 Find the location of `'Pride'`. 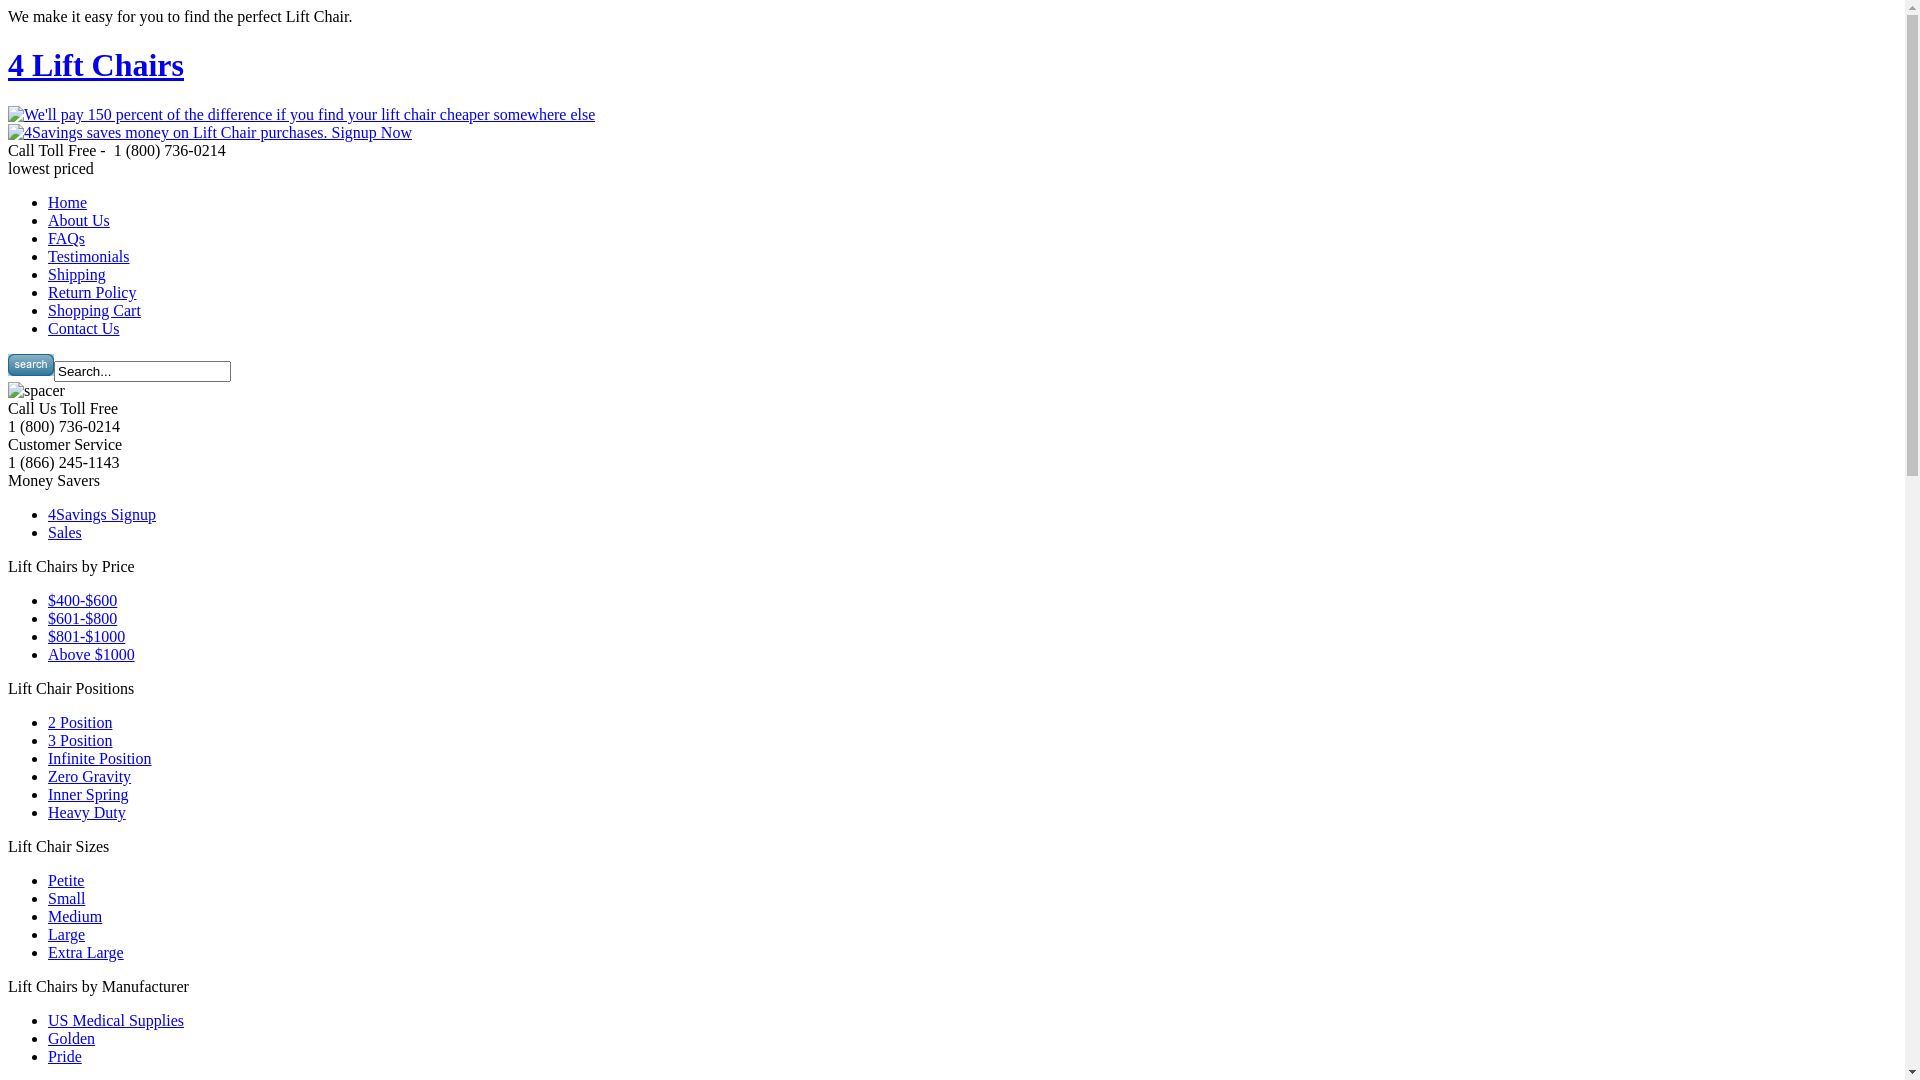

'Pride' is located at coordinates (65, 1055).